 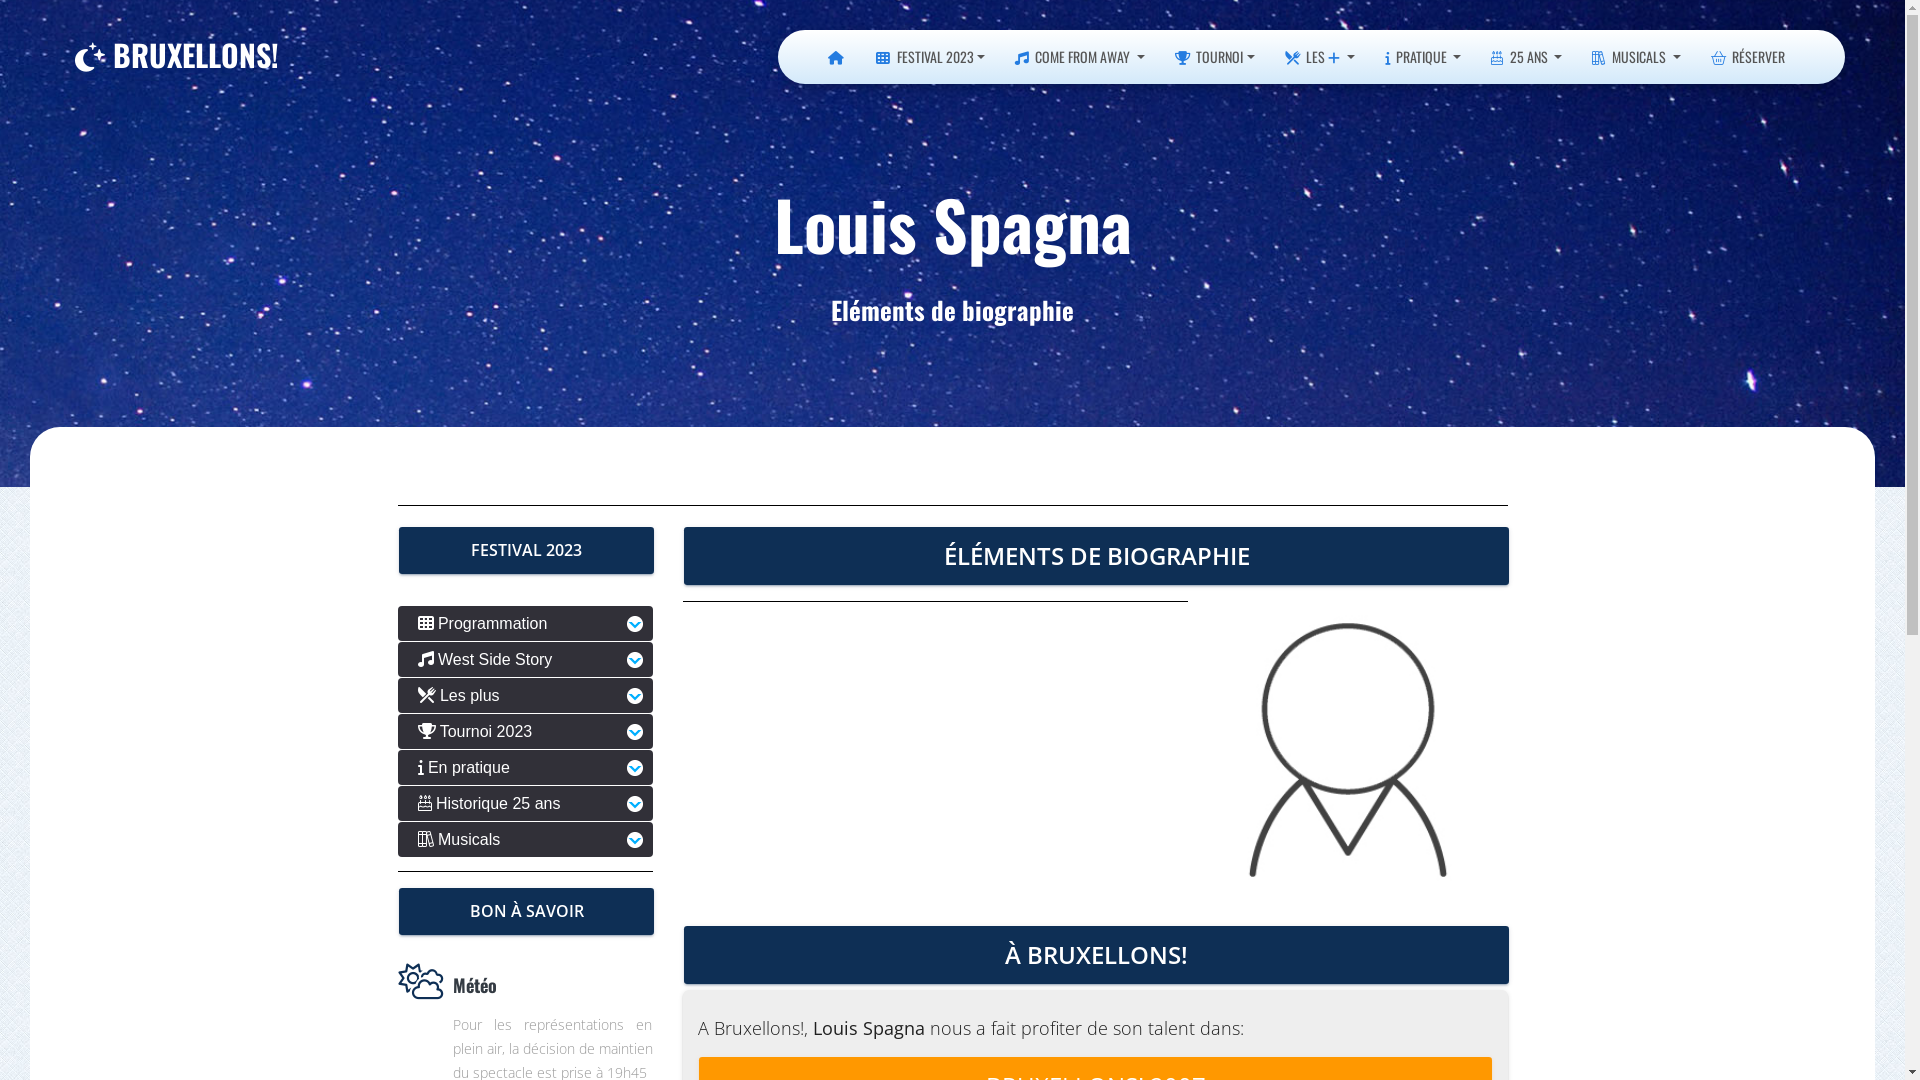 What do you see at coordinates (1079, 56) in the screenshot?
I see `'COME FROM AWAY'` at bounding box center [1079, 56].